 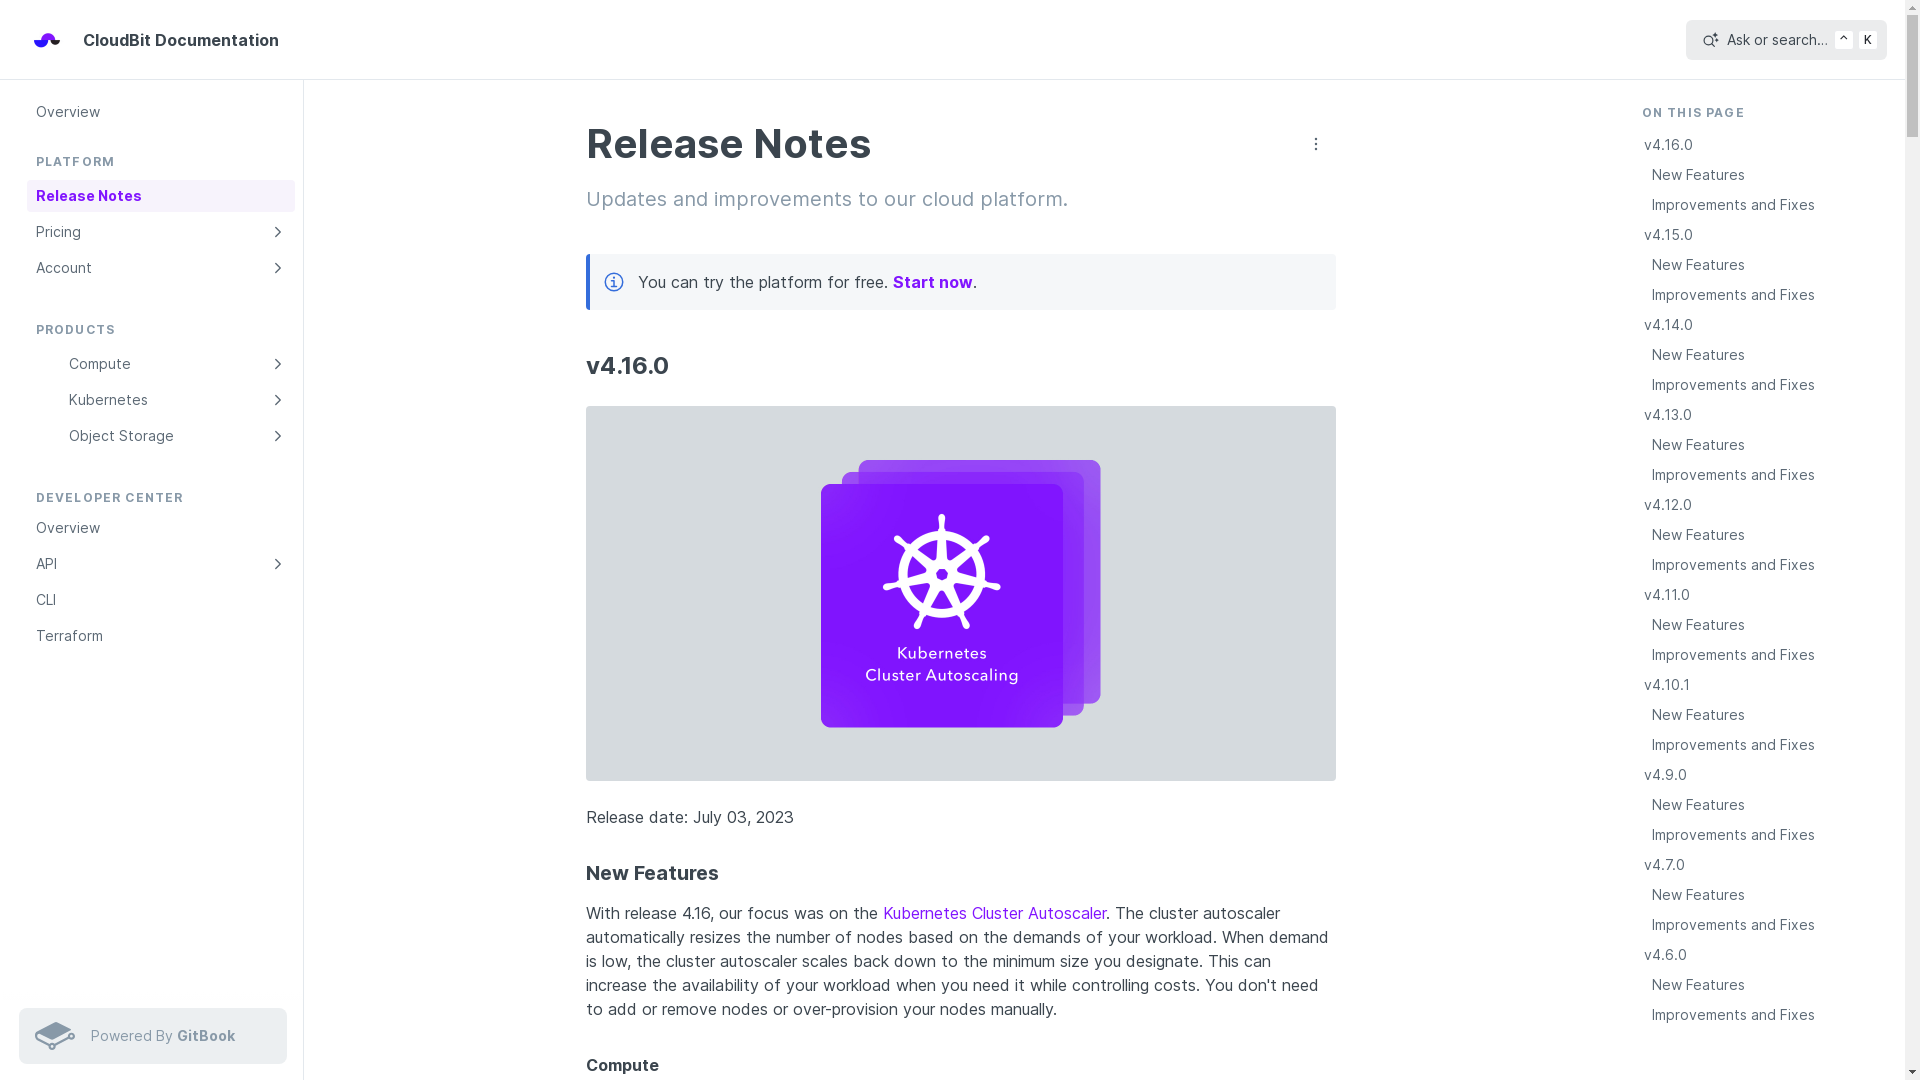 What do you see at coordinates (158, 111) in the screenshot?
I see `'Overview'` at bounding box center [158, 111].